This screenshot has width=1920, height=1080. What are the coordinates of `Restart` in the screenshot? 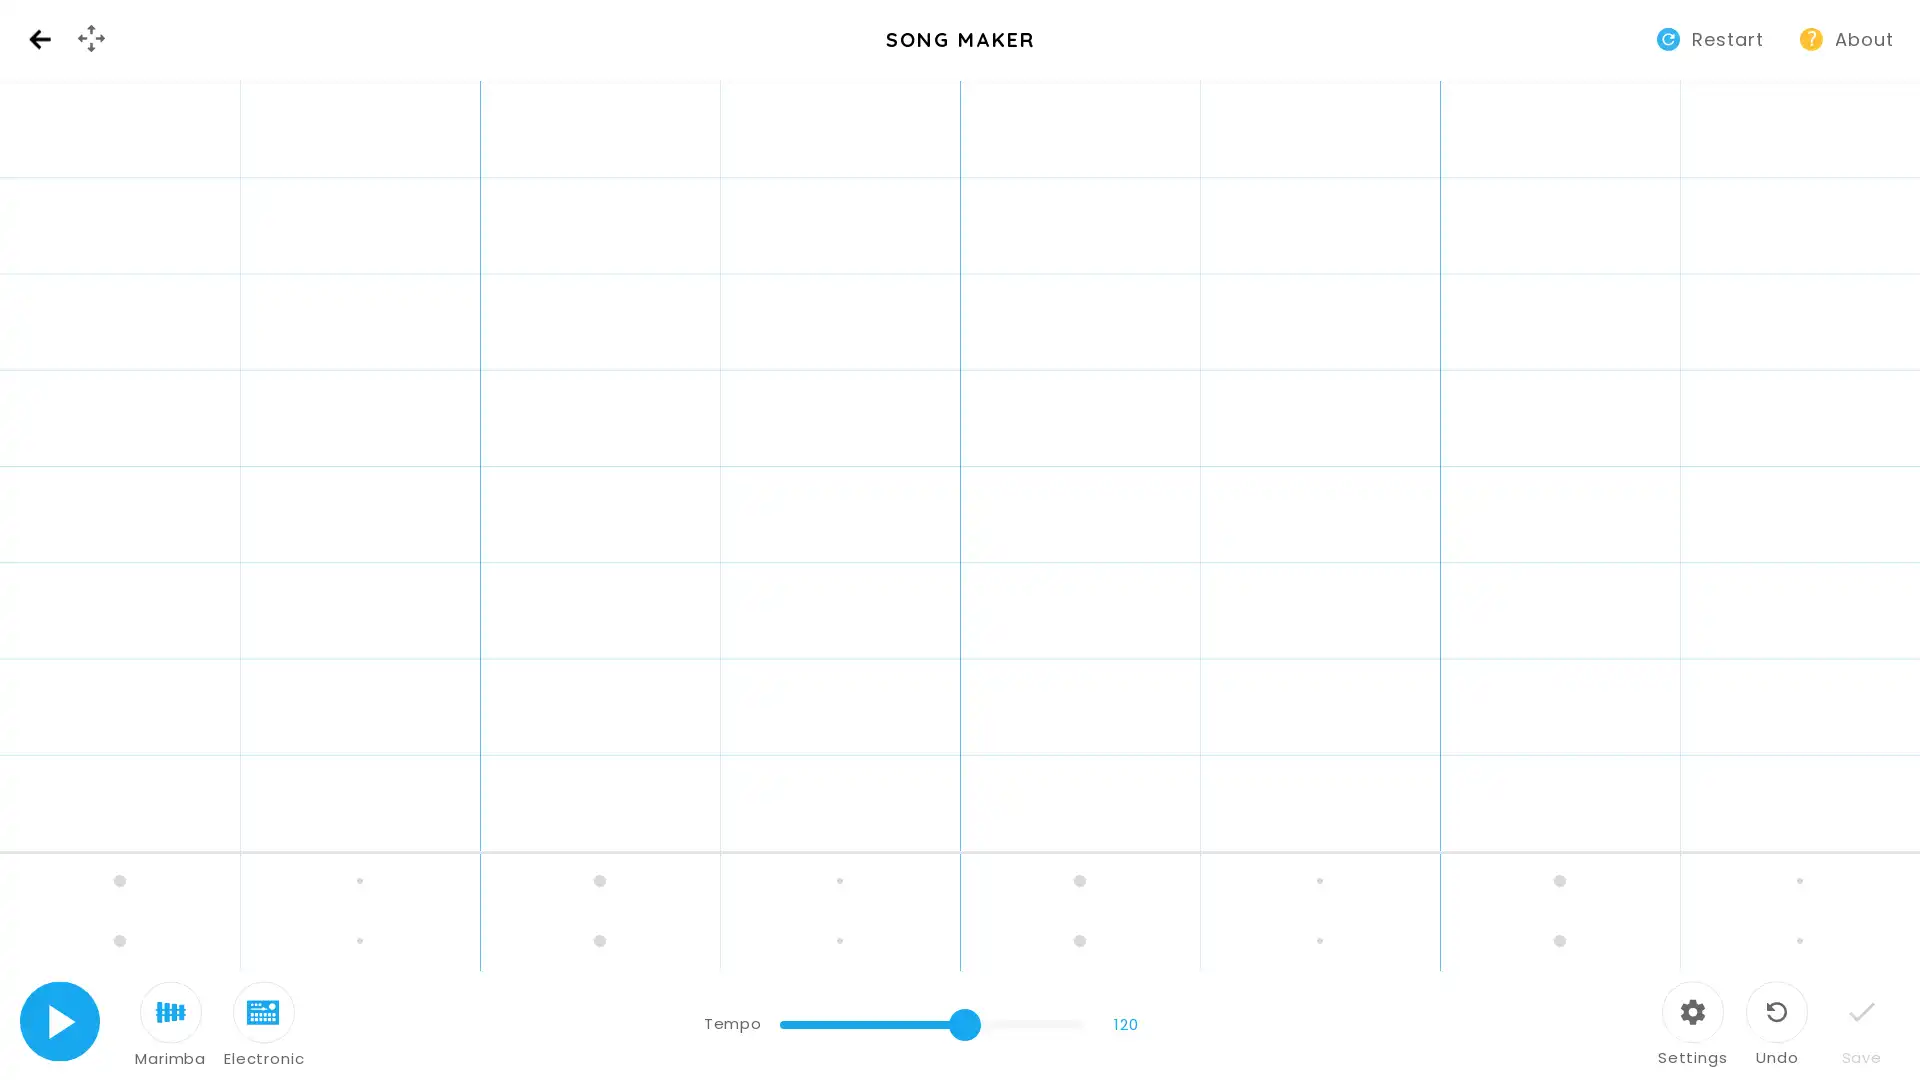 It's located at (1712, 38).